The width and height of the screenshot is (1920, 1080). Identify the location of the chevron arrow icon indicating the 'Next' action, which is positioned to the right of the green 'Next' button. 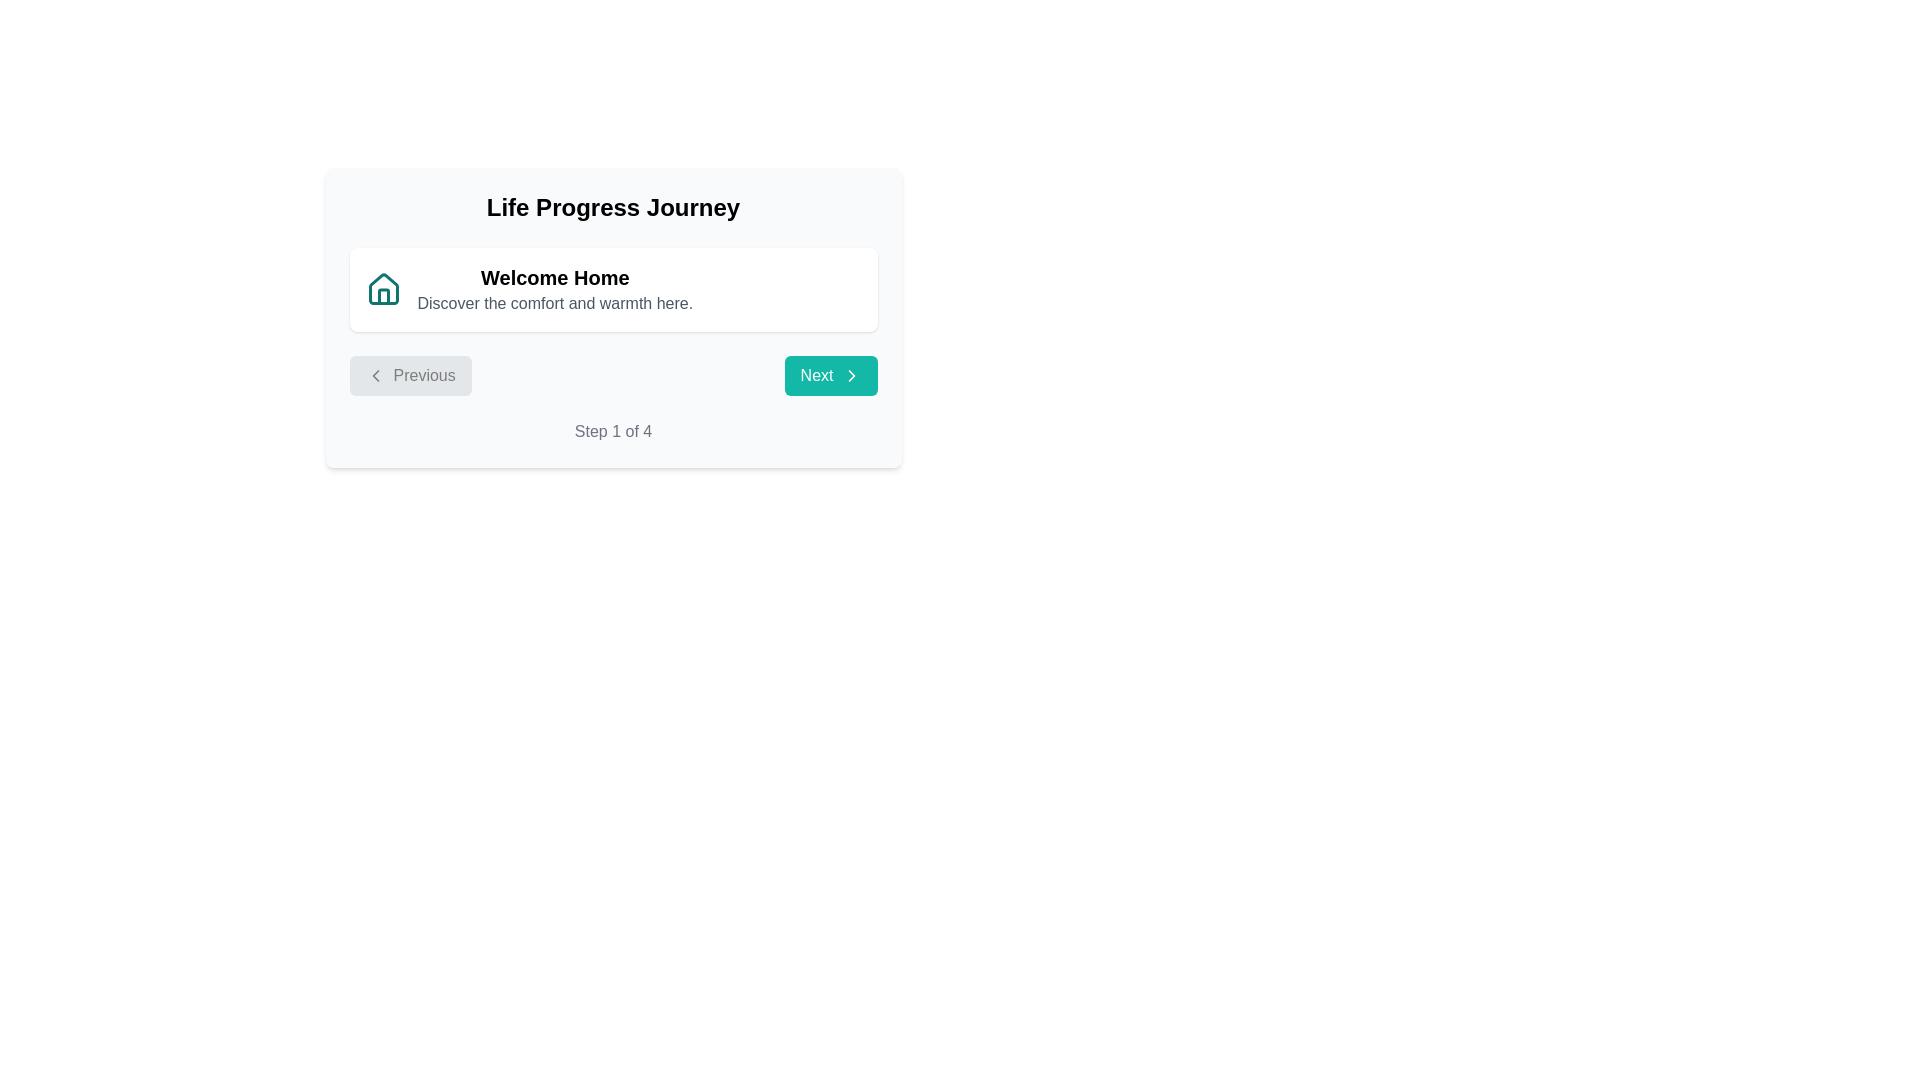
(851, 375).